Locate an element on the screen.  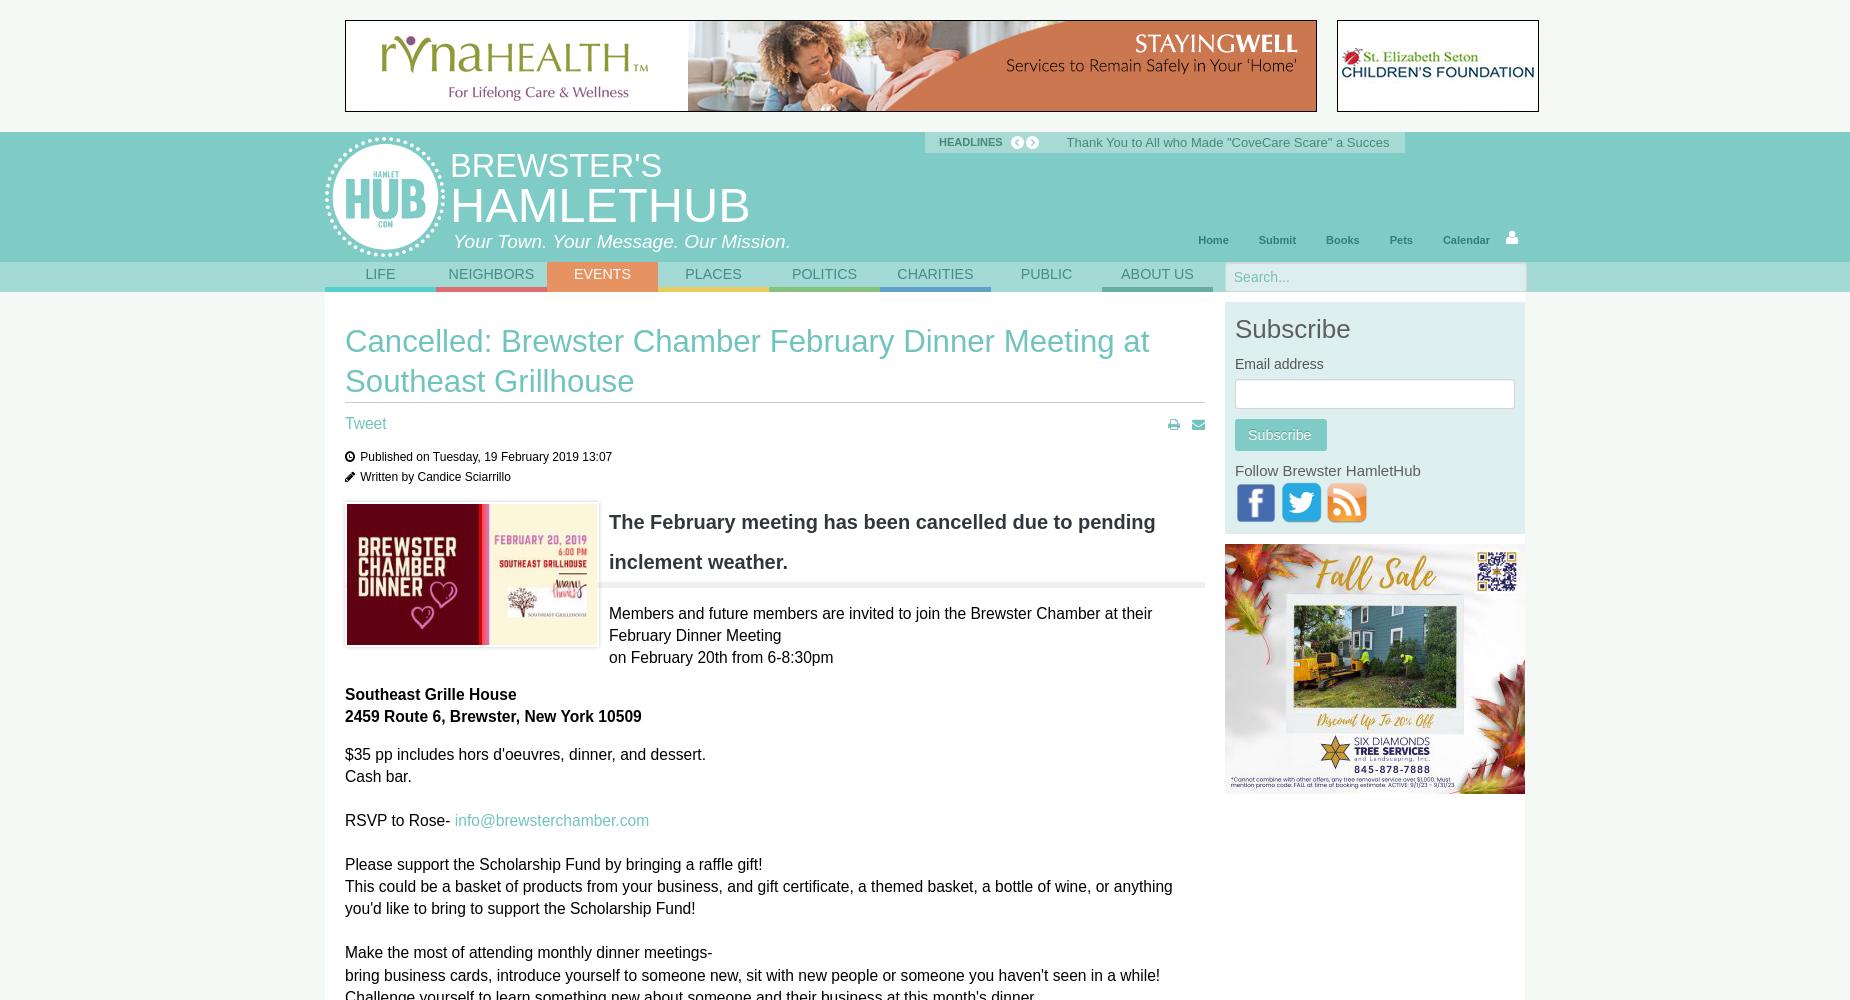
'Please support the Scholarship Fund by bringing a raffle gift!' is located at coordinates (553, 863).